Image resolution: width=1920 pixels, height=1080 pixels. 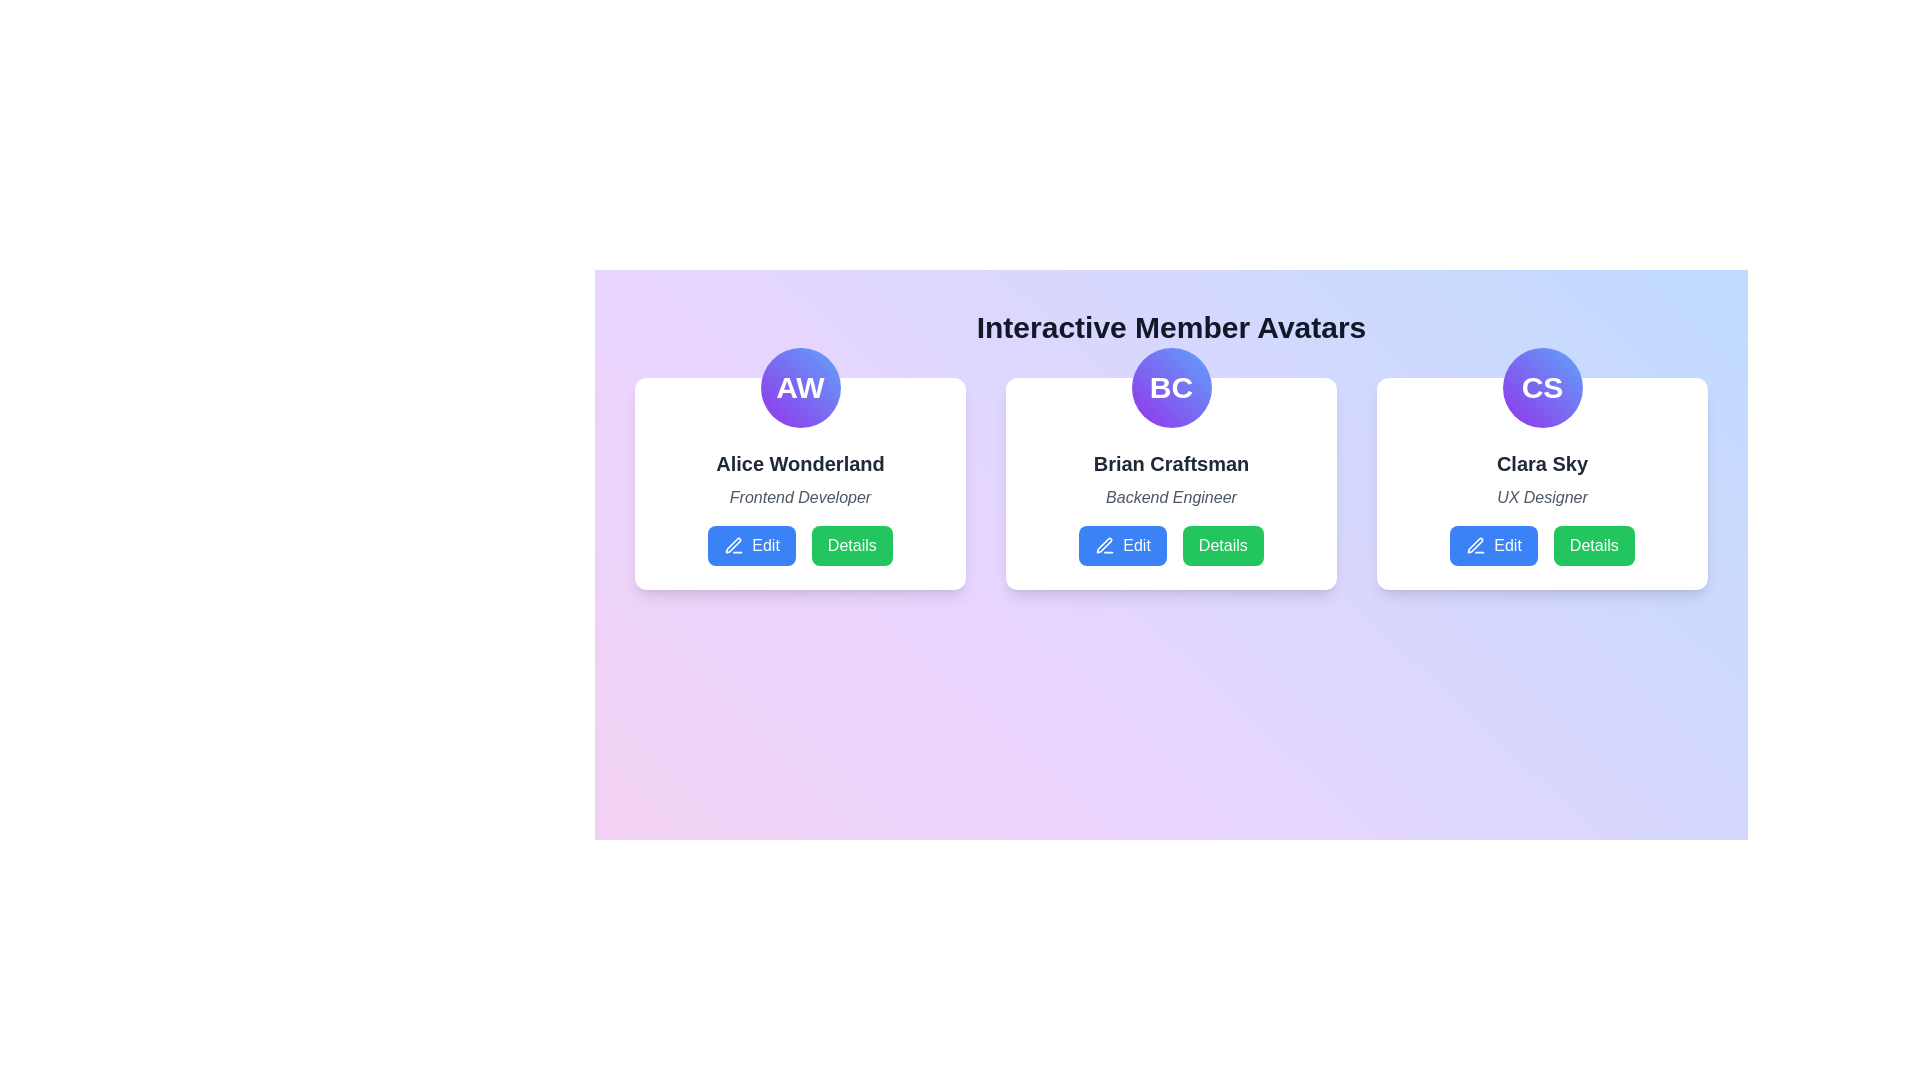 What do you see at coordinates (1541, 496) in the screenshot?
I see `the text label displaying 'UX Designer' in italic gray color, located beneath 'Clara Sky' in the rightmost user profile card` at bounding box center [1541, 496].